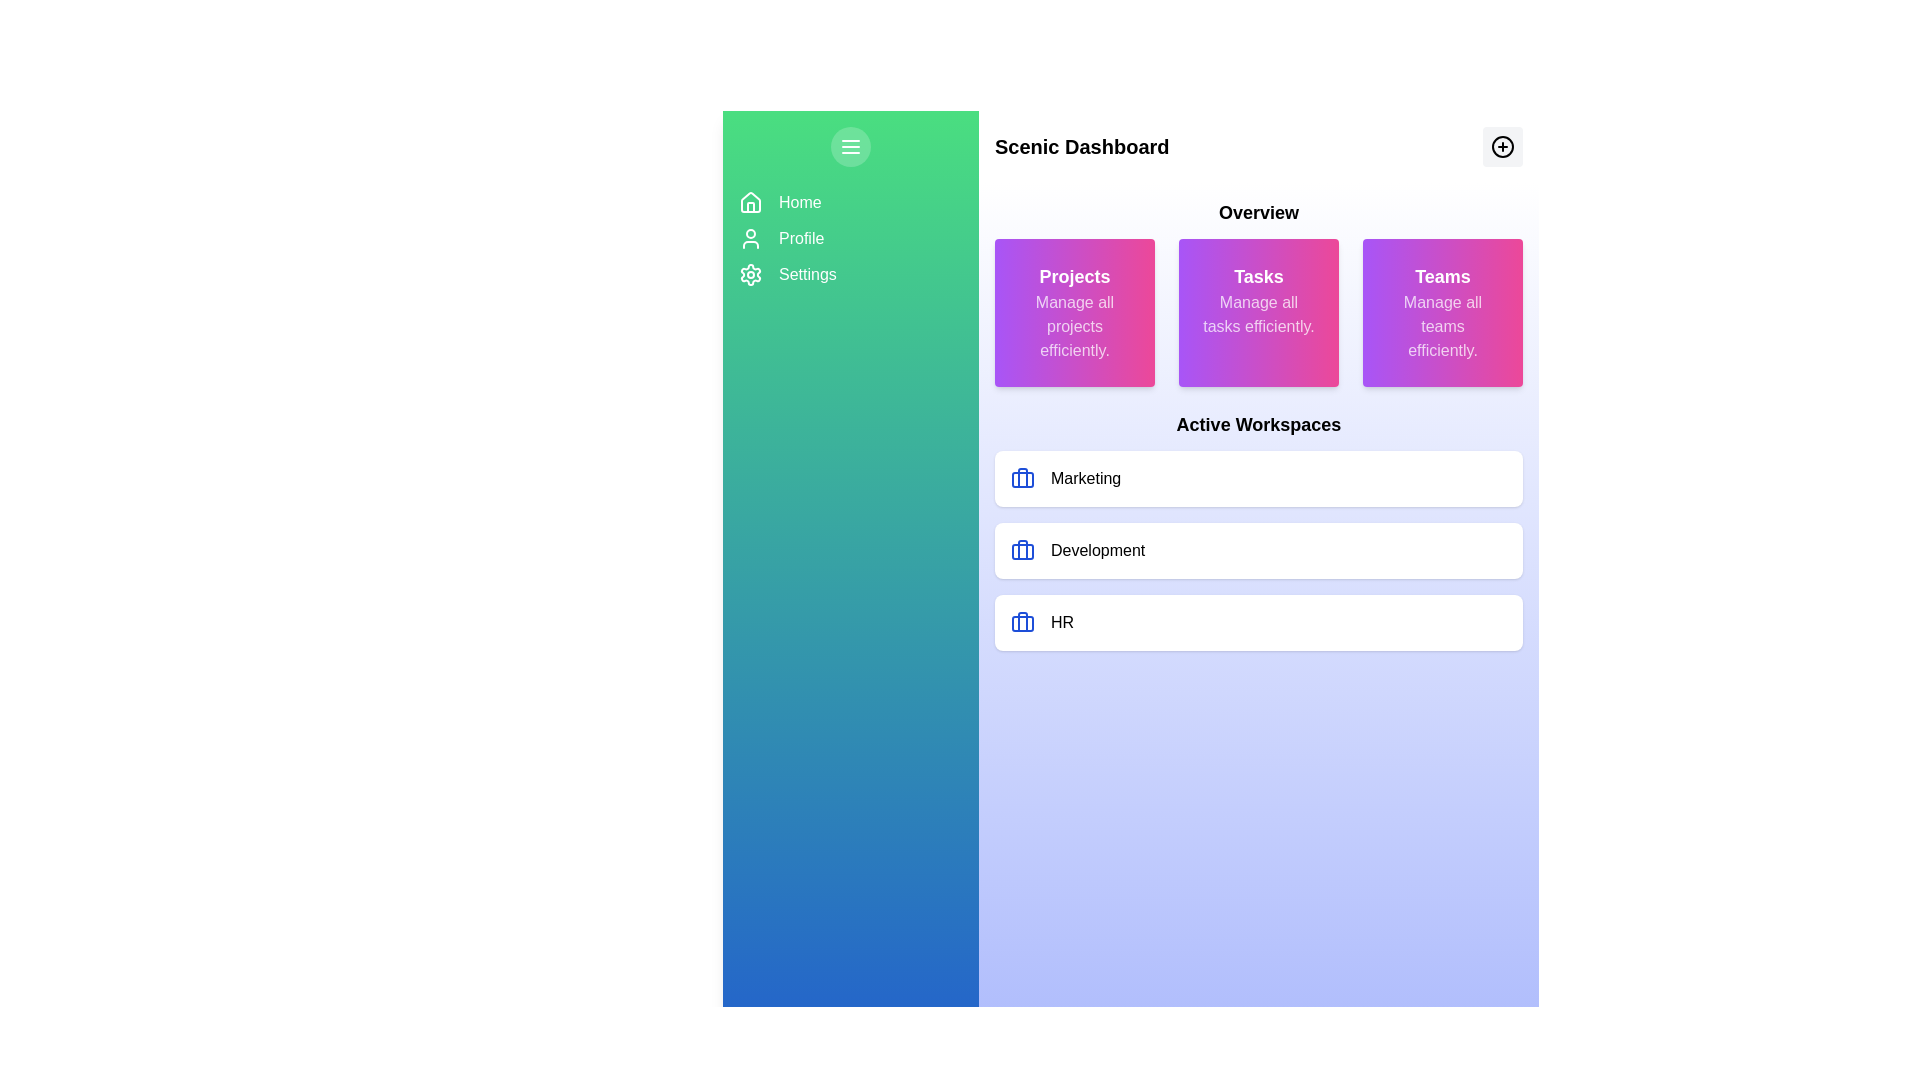  Describe the element at coordinates (749, 203) in the screenshot. I see `the Home icon in the left sidebar for keyboard navigation` at that location.